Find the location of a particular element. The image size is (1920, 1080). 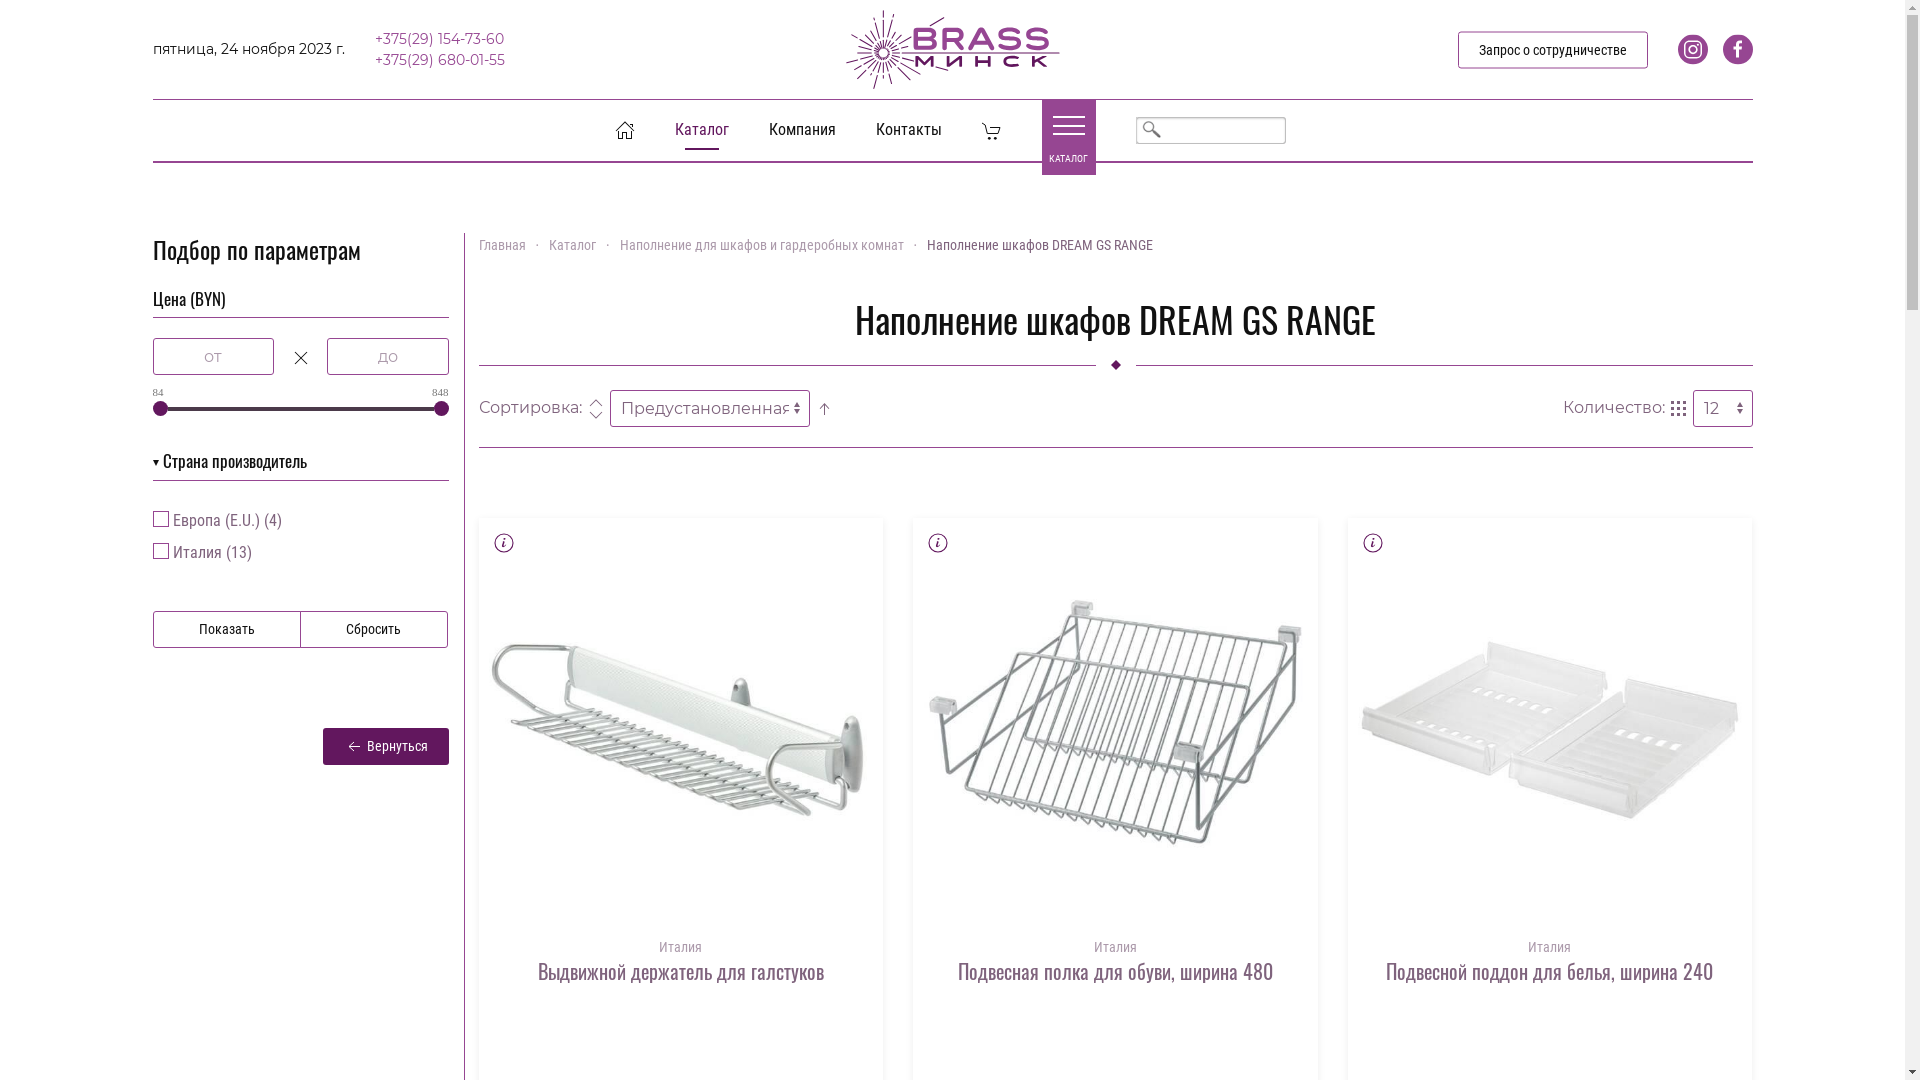

'3' is located at coordinates (158, 518).